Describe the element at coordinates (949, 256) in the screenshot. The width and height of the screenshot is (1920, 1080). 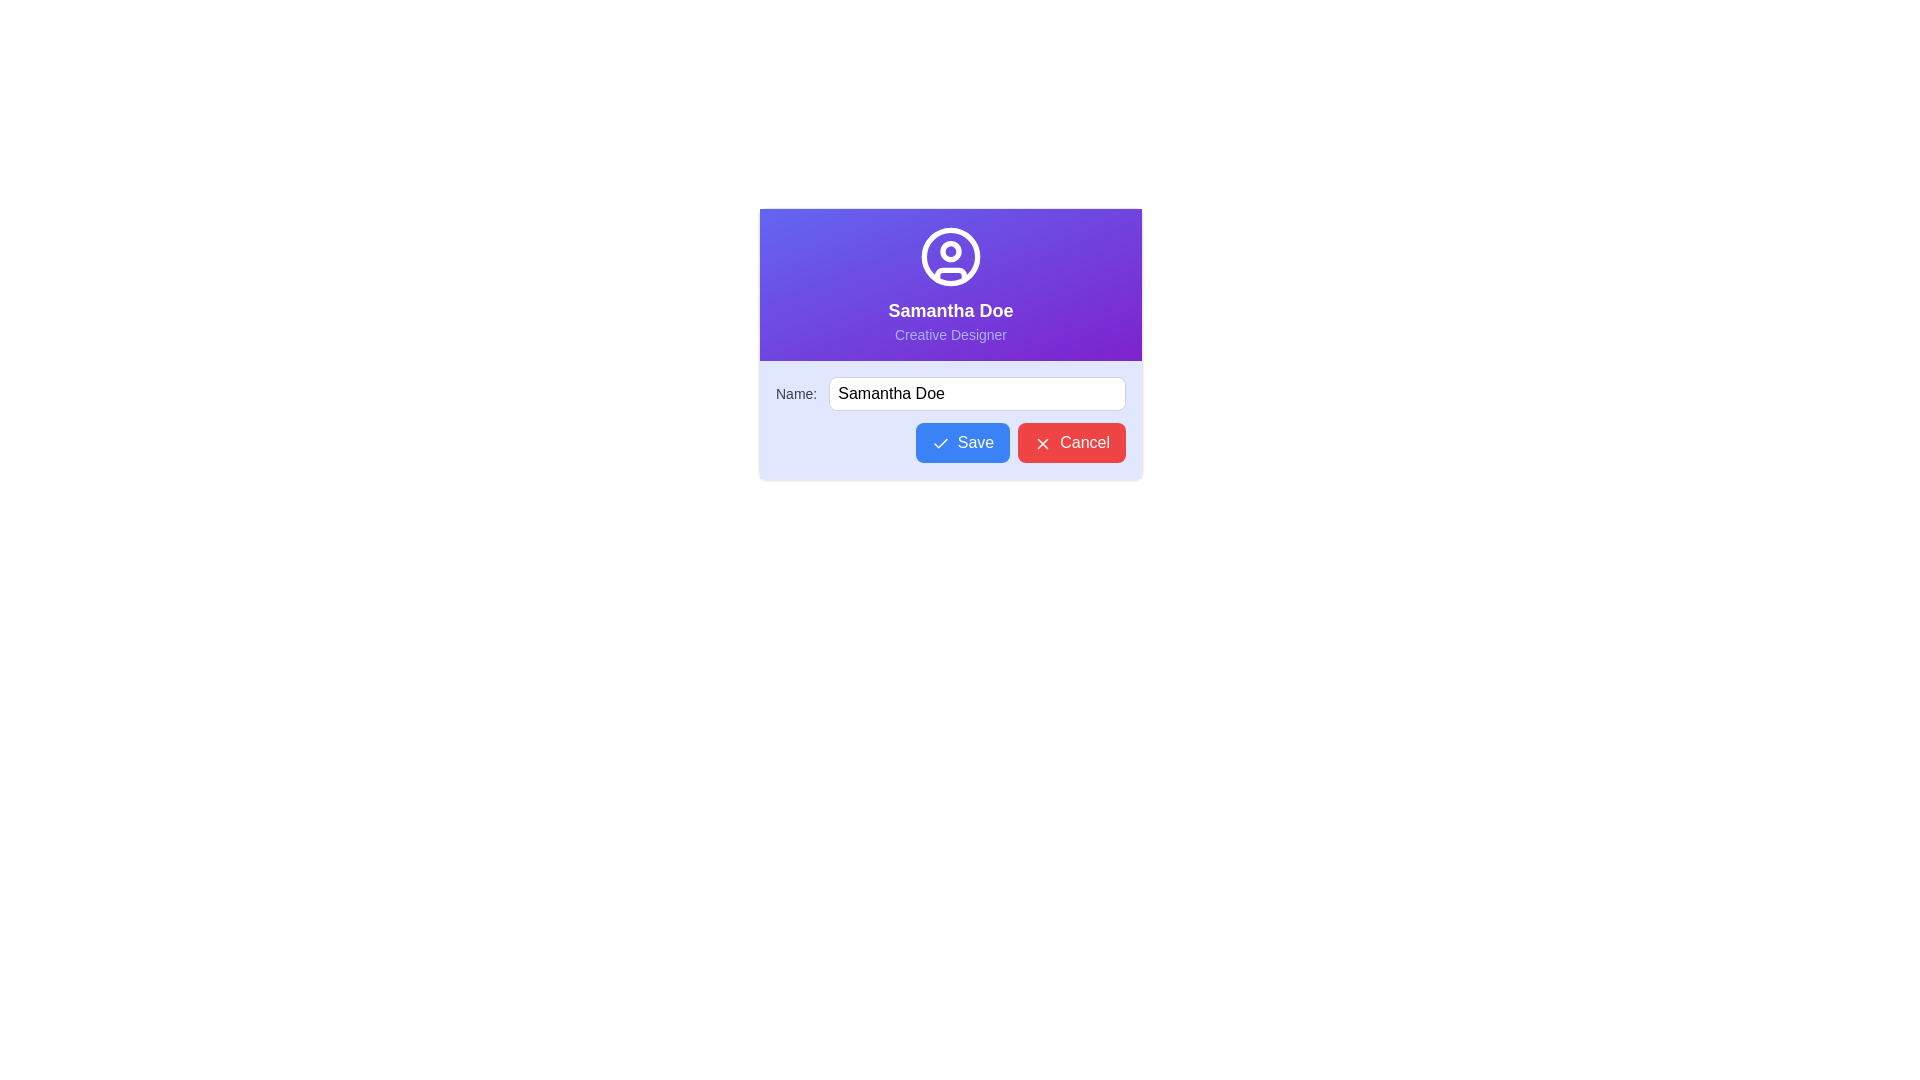
I see `the circular user profile icon with a user silhouette inside, located at the top center of the profile editing modal` at that location.